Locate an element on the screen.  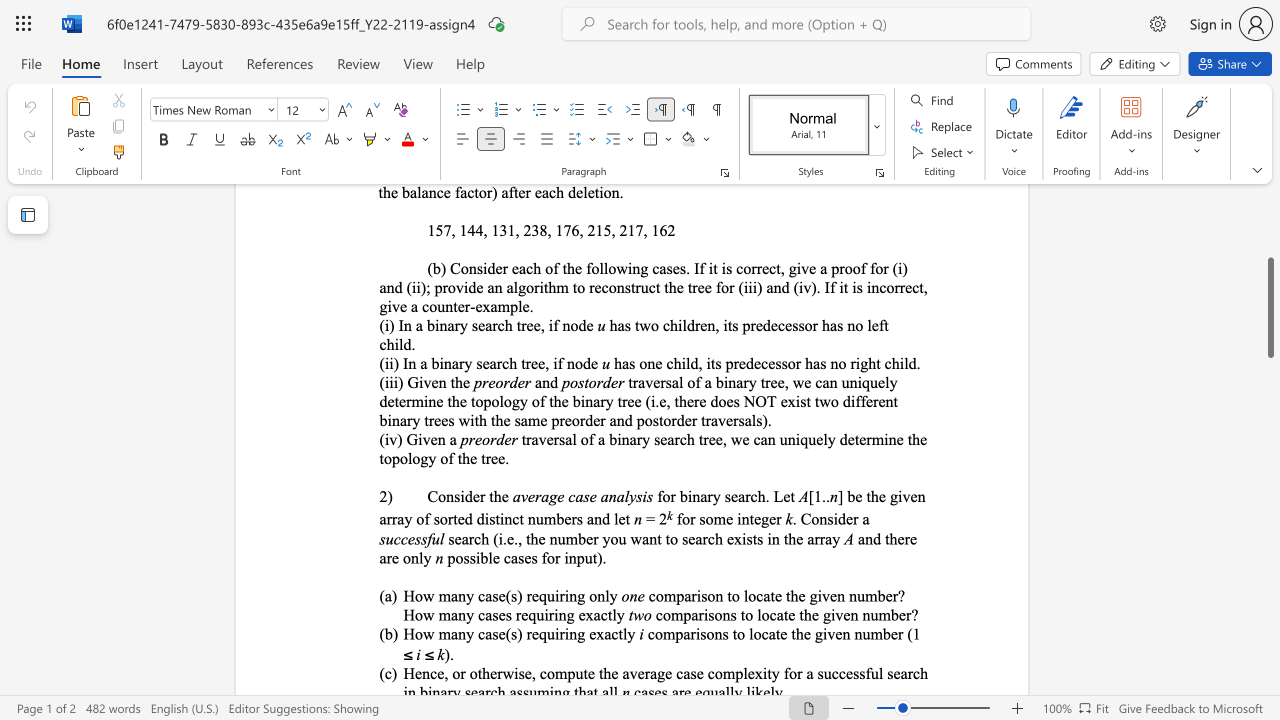
the subset text "er" within the text "for some integer" is located at coordinates (768, 518).